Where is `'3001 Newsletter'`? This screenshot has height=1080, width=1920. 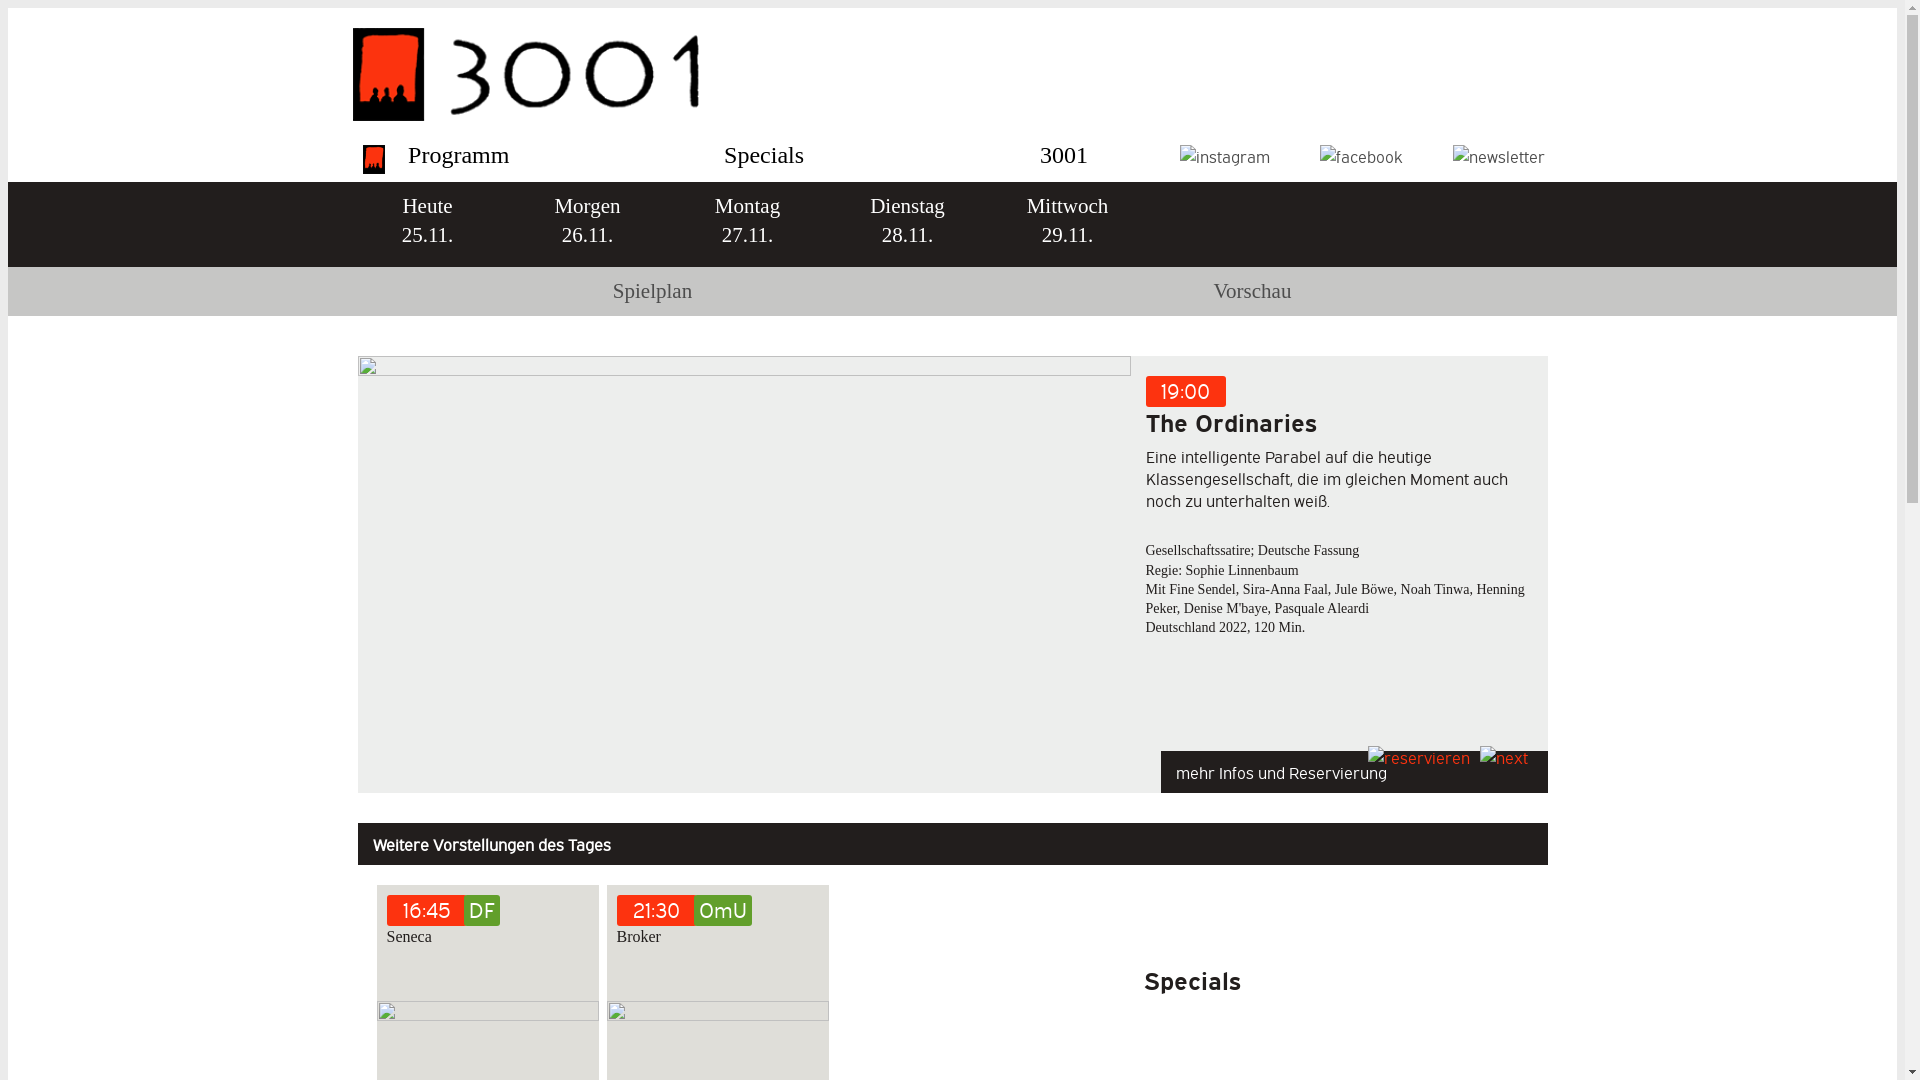 '3001 Newsletter' is located at coordinates (1497, 154).